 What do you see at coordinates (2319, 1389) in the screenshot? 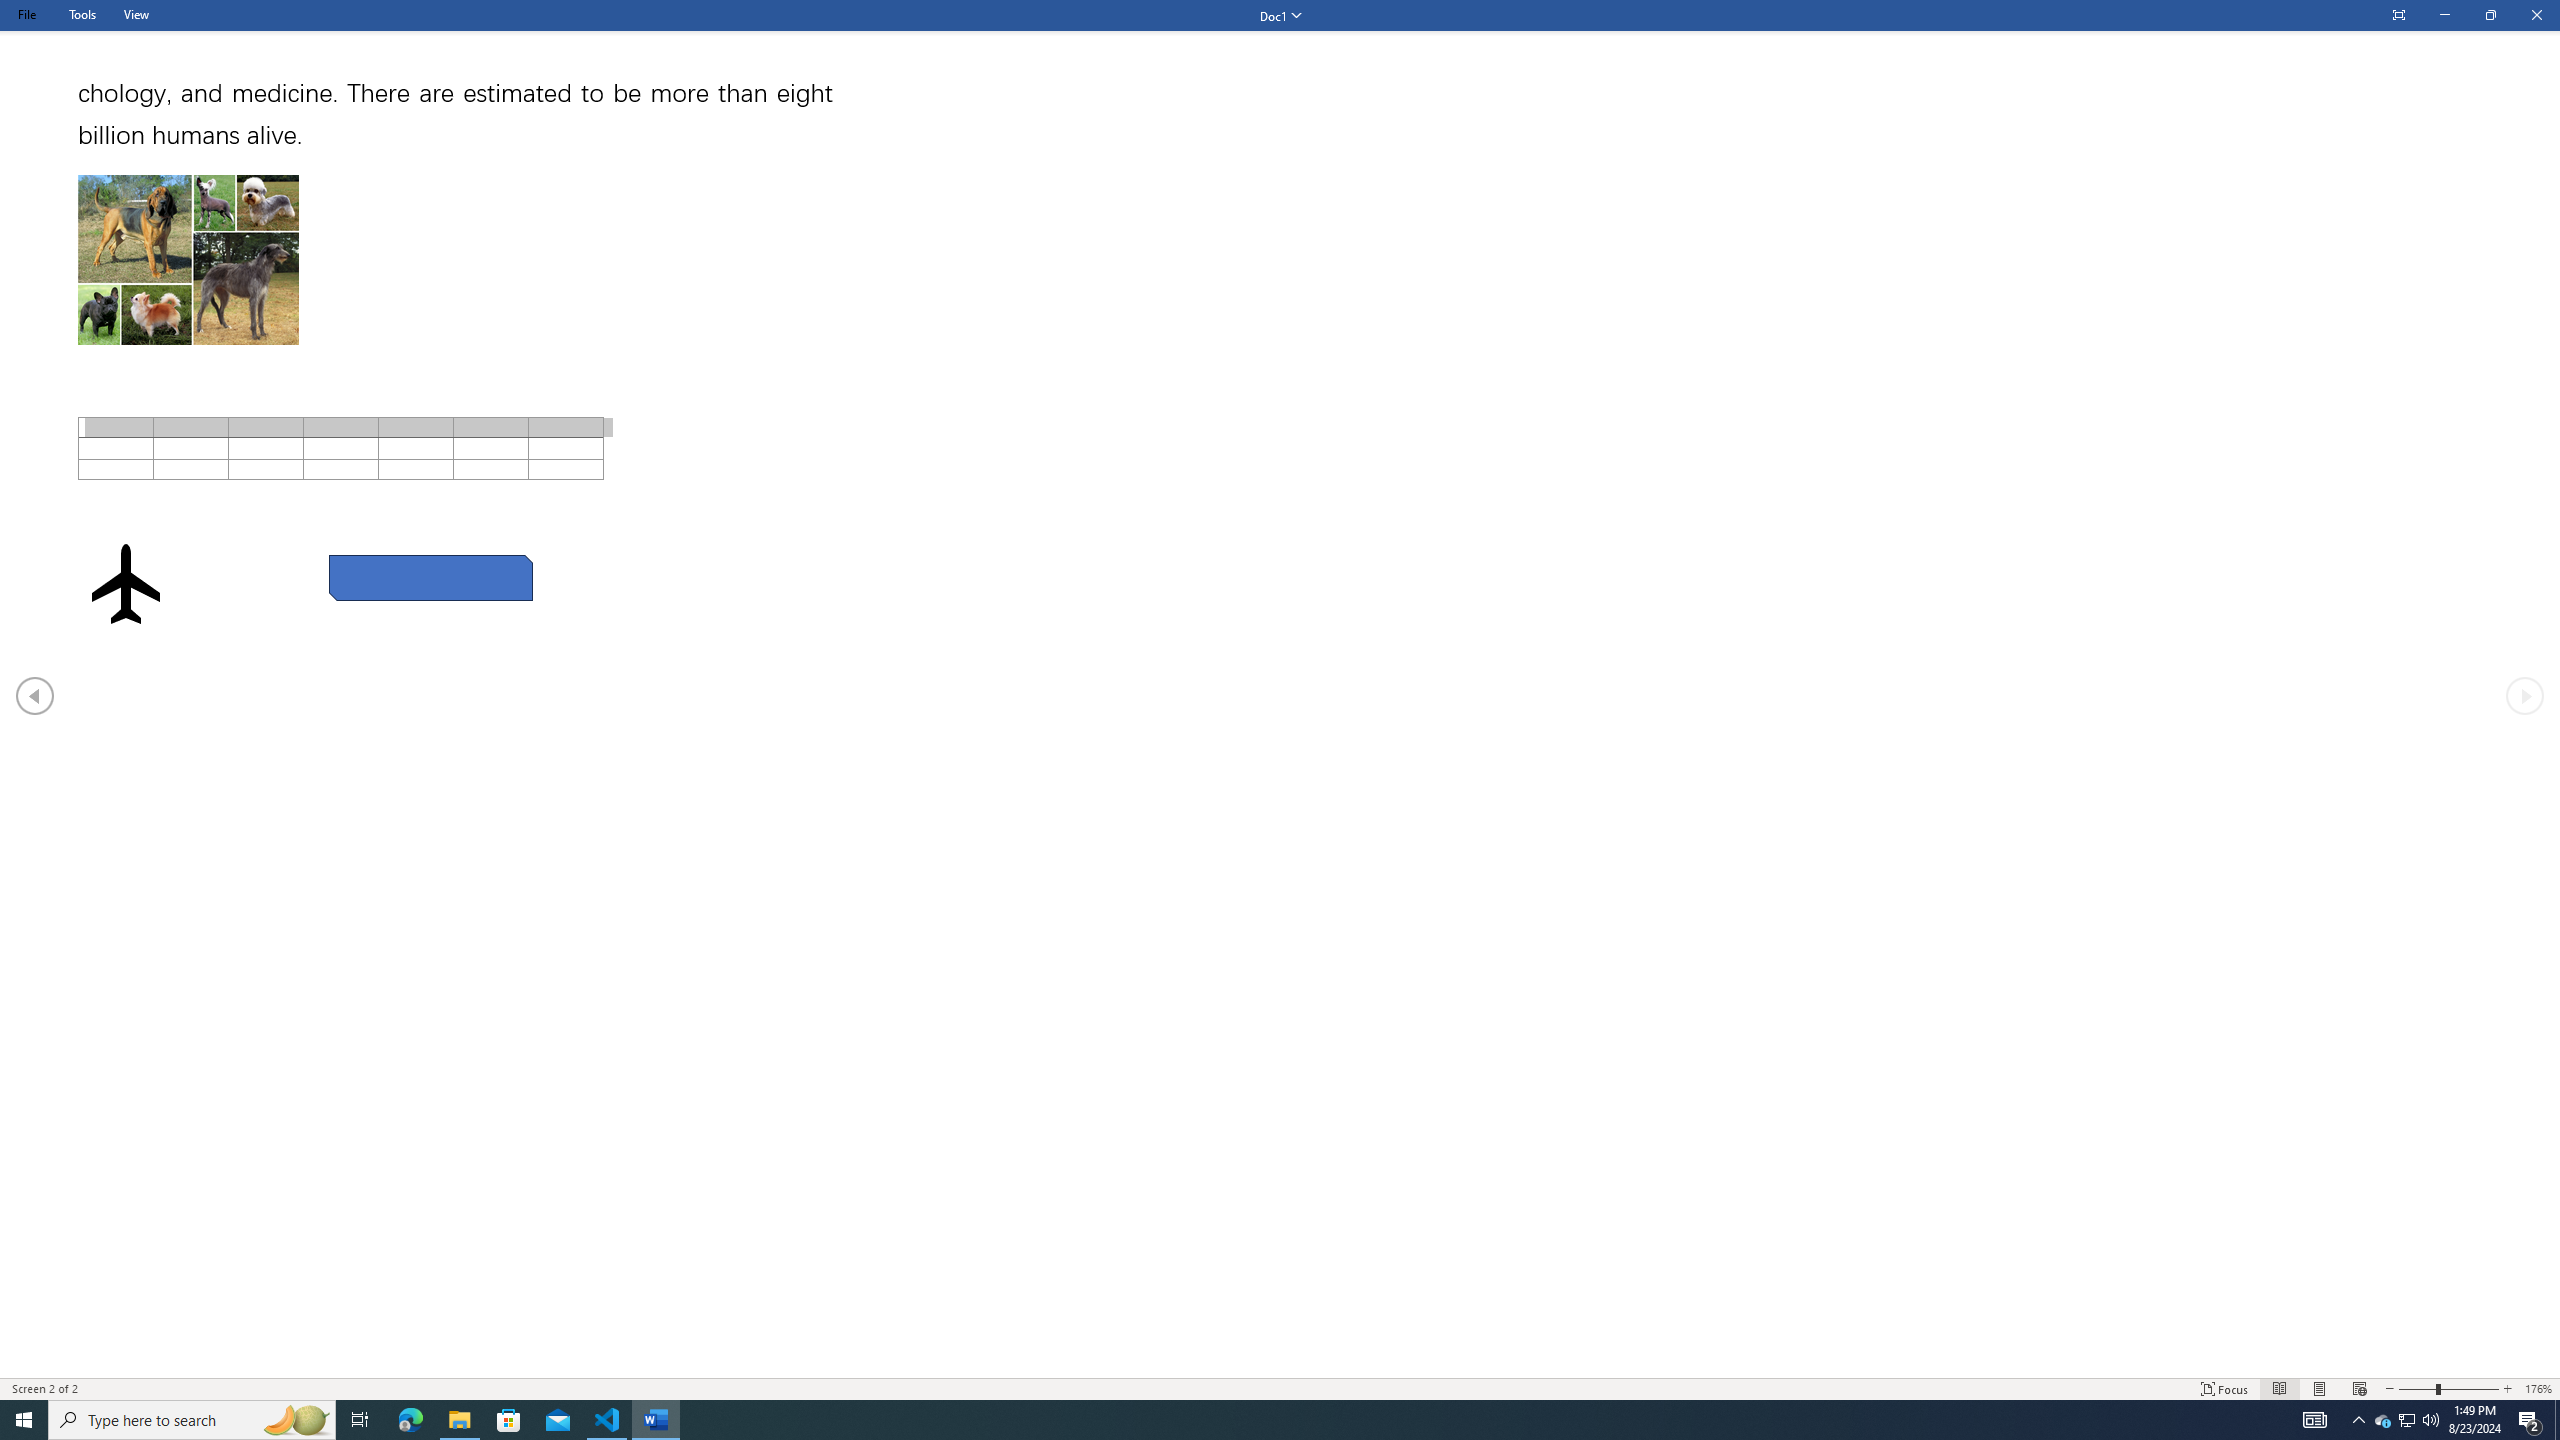
I see `'Print Layout'` at bounding box center [2319, 1389].